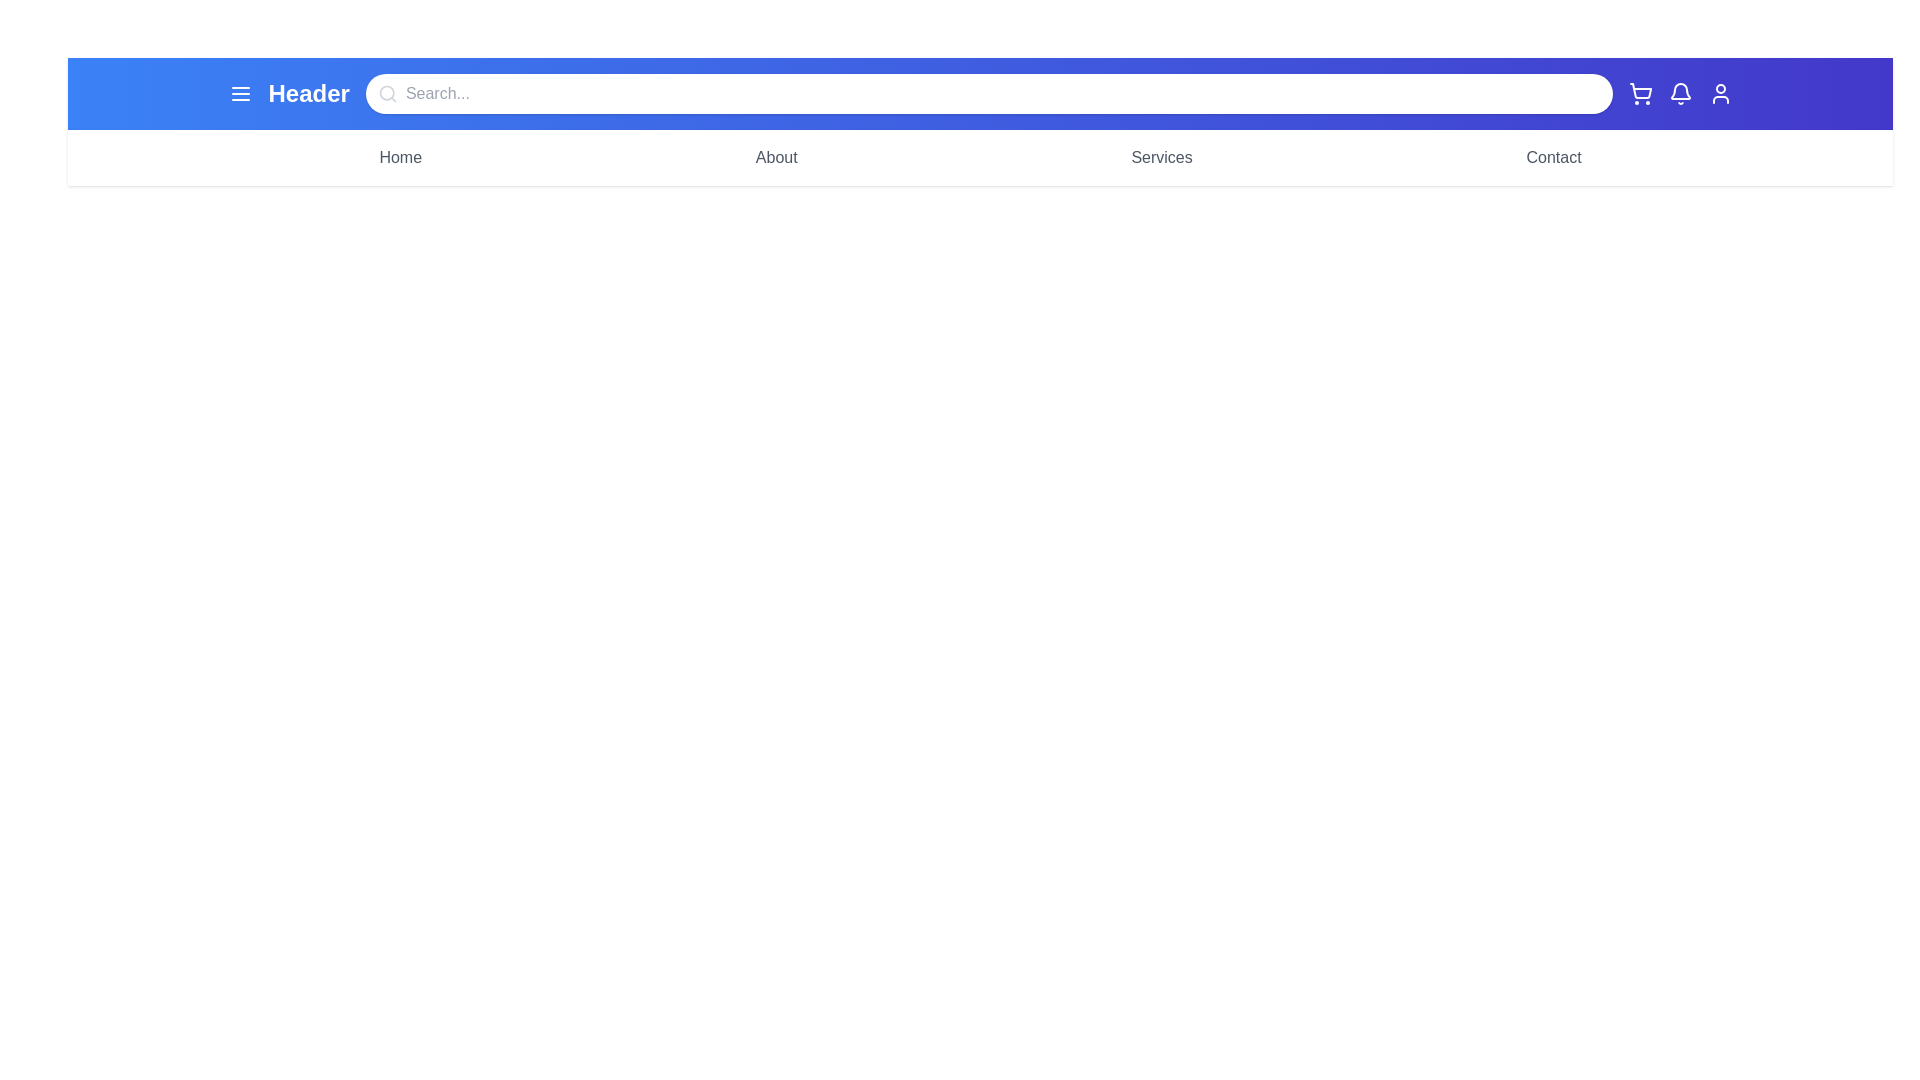 Image resolution: width=1920 pixels, height=1080 pixels. What do you see at coordinates (1680, 93) in the screenshot?
I see `the notification bell icon` at bounding box center [1680, 93].